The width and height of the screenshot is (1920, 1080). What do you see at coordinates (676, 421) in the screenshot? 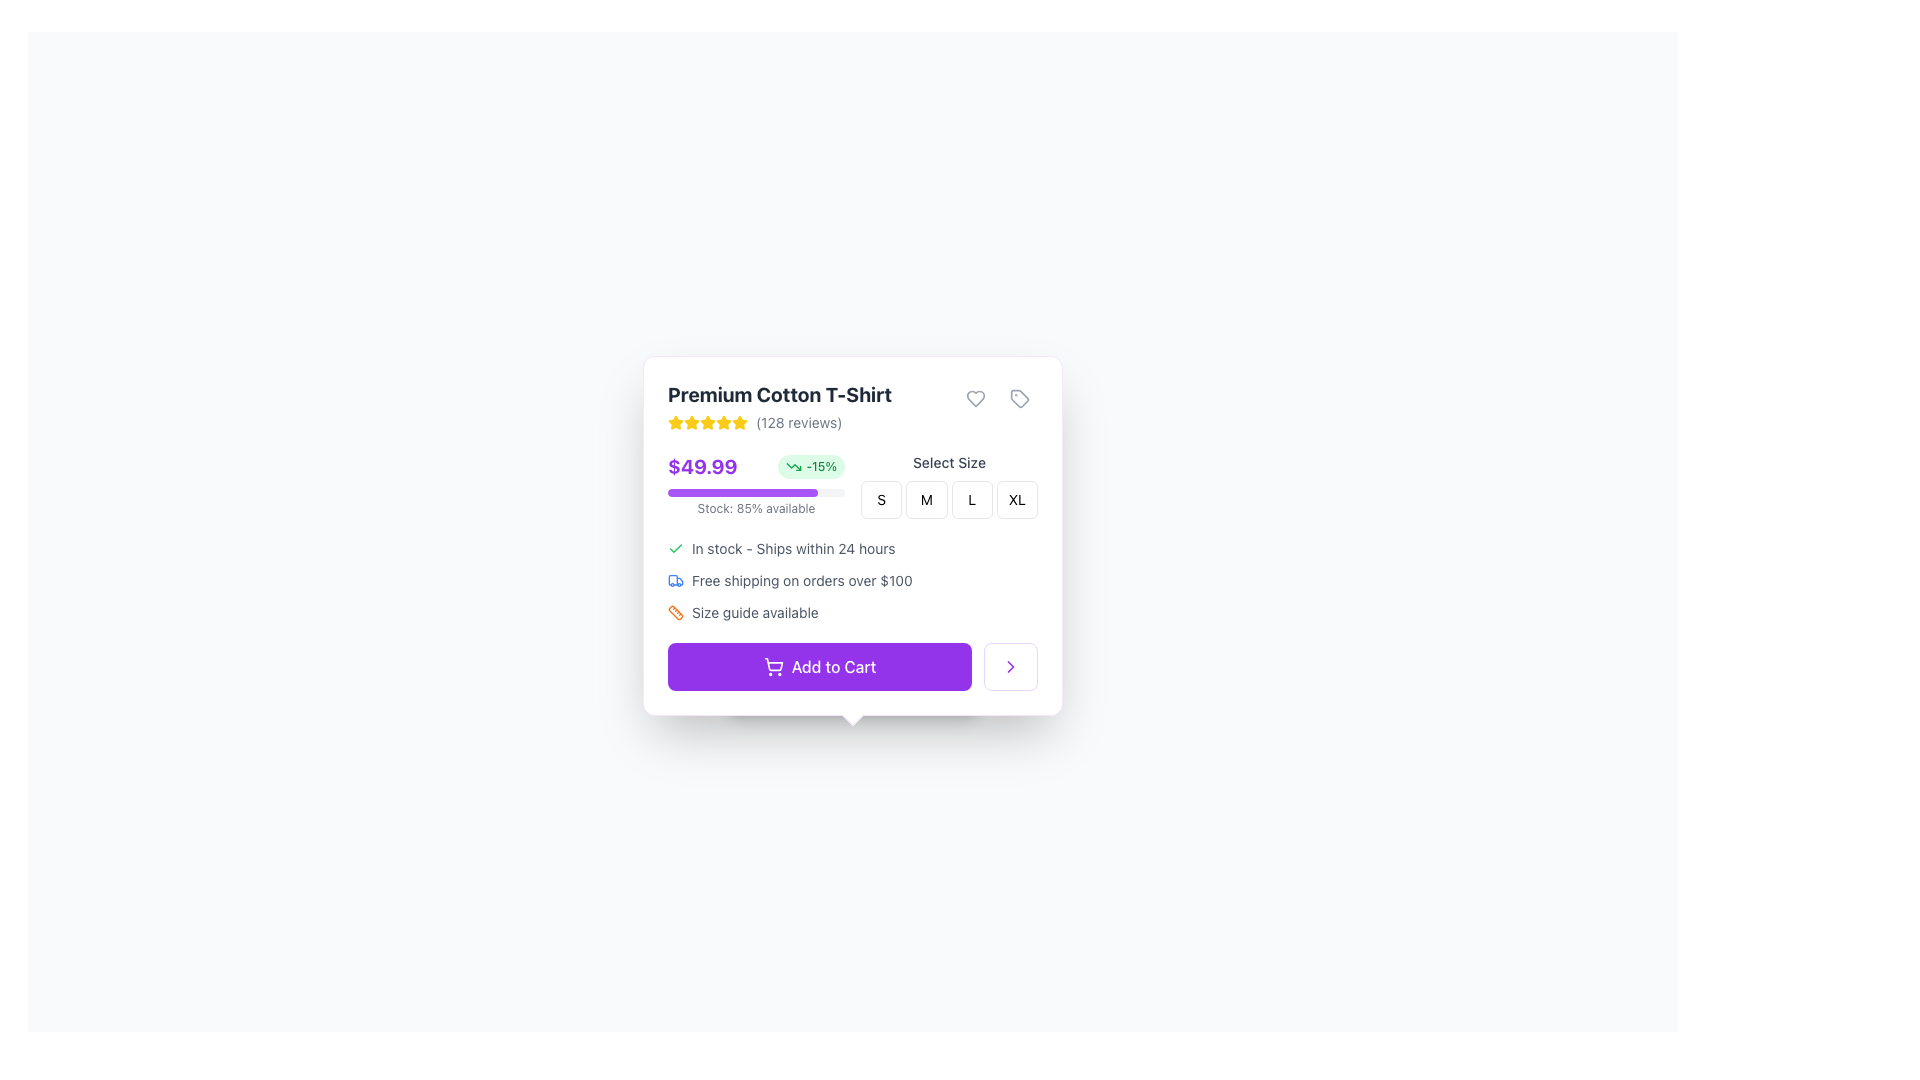
I see `the gold star-shaped icon in the product card interface` at bounding box center [676, 421].